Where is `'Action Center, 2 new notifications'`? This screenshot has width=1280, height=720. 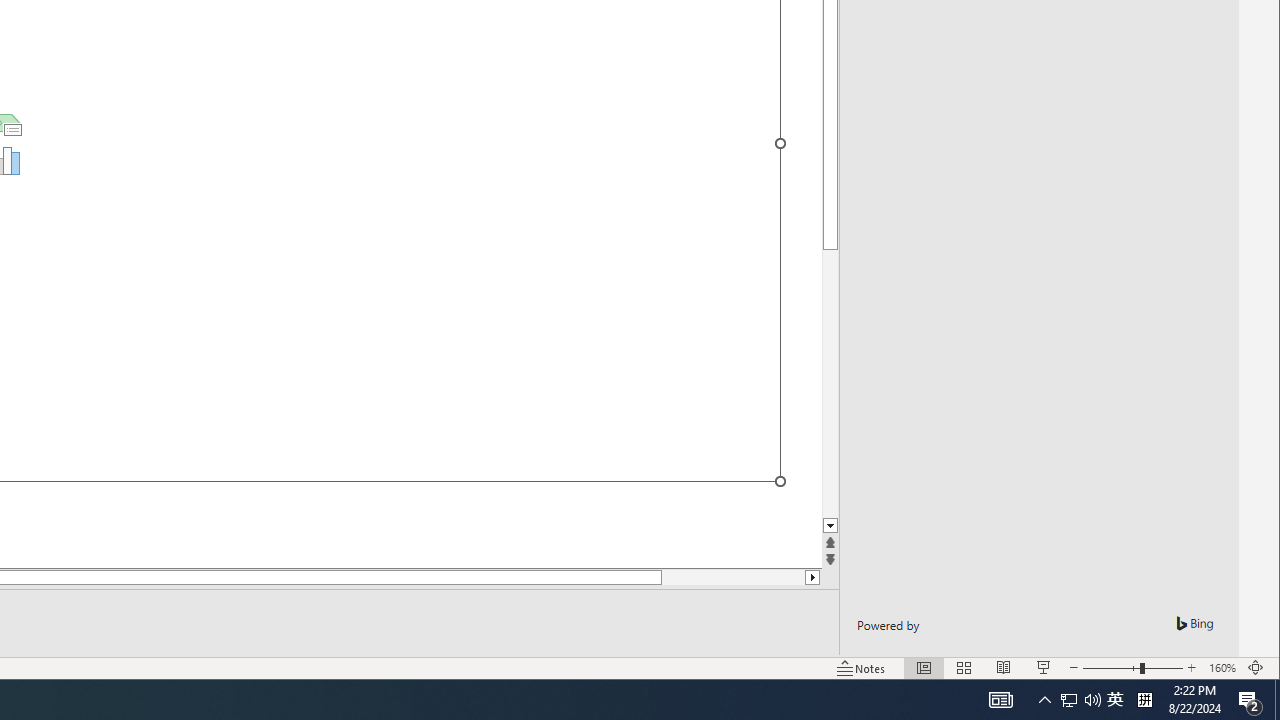 'Action Center, 2 new notifications' is located at coordinates (1250, 698).